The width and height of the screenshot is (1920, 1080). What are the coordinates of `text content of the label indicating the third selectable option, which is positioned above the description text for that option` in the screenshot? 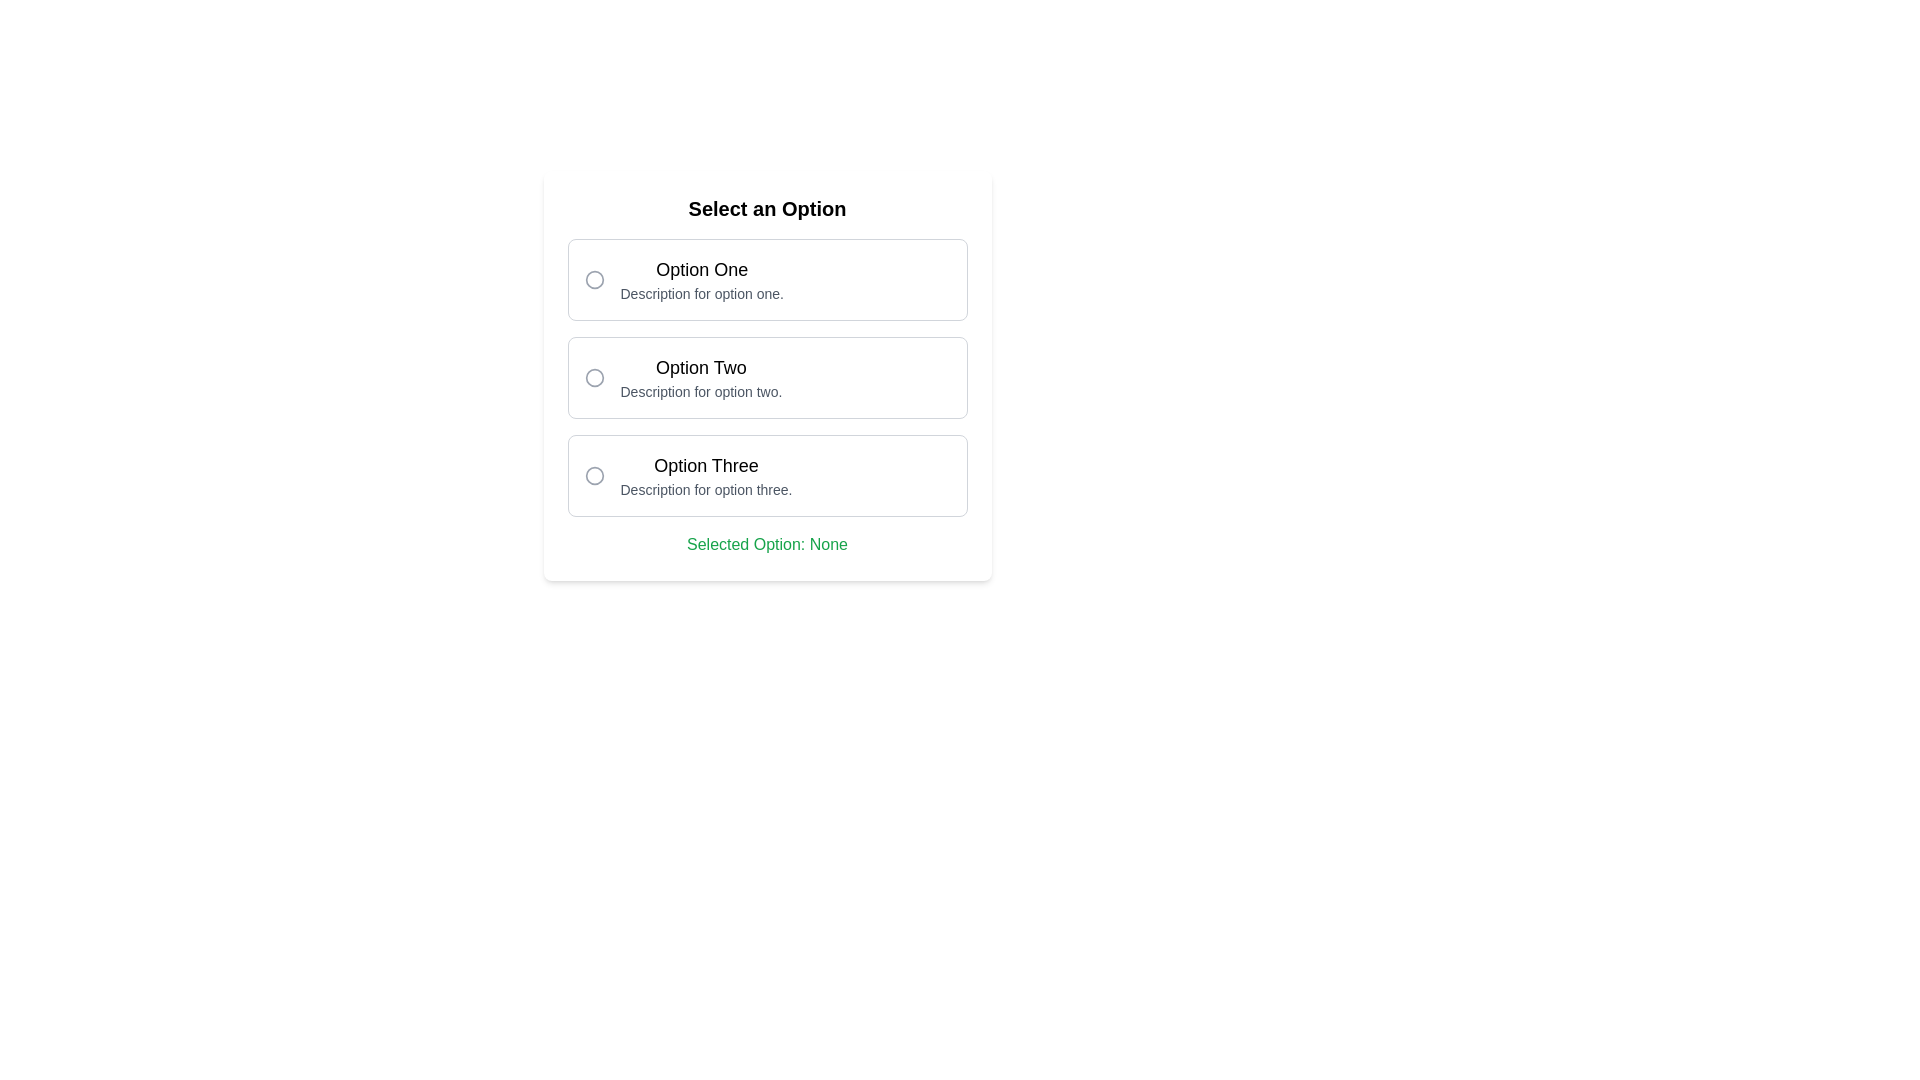 It's located at (706, 466).